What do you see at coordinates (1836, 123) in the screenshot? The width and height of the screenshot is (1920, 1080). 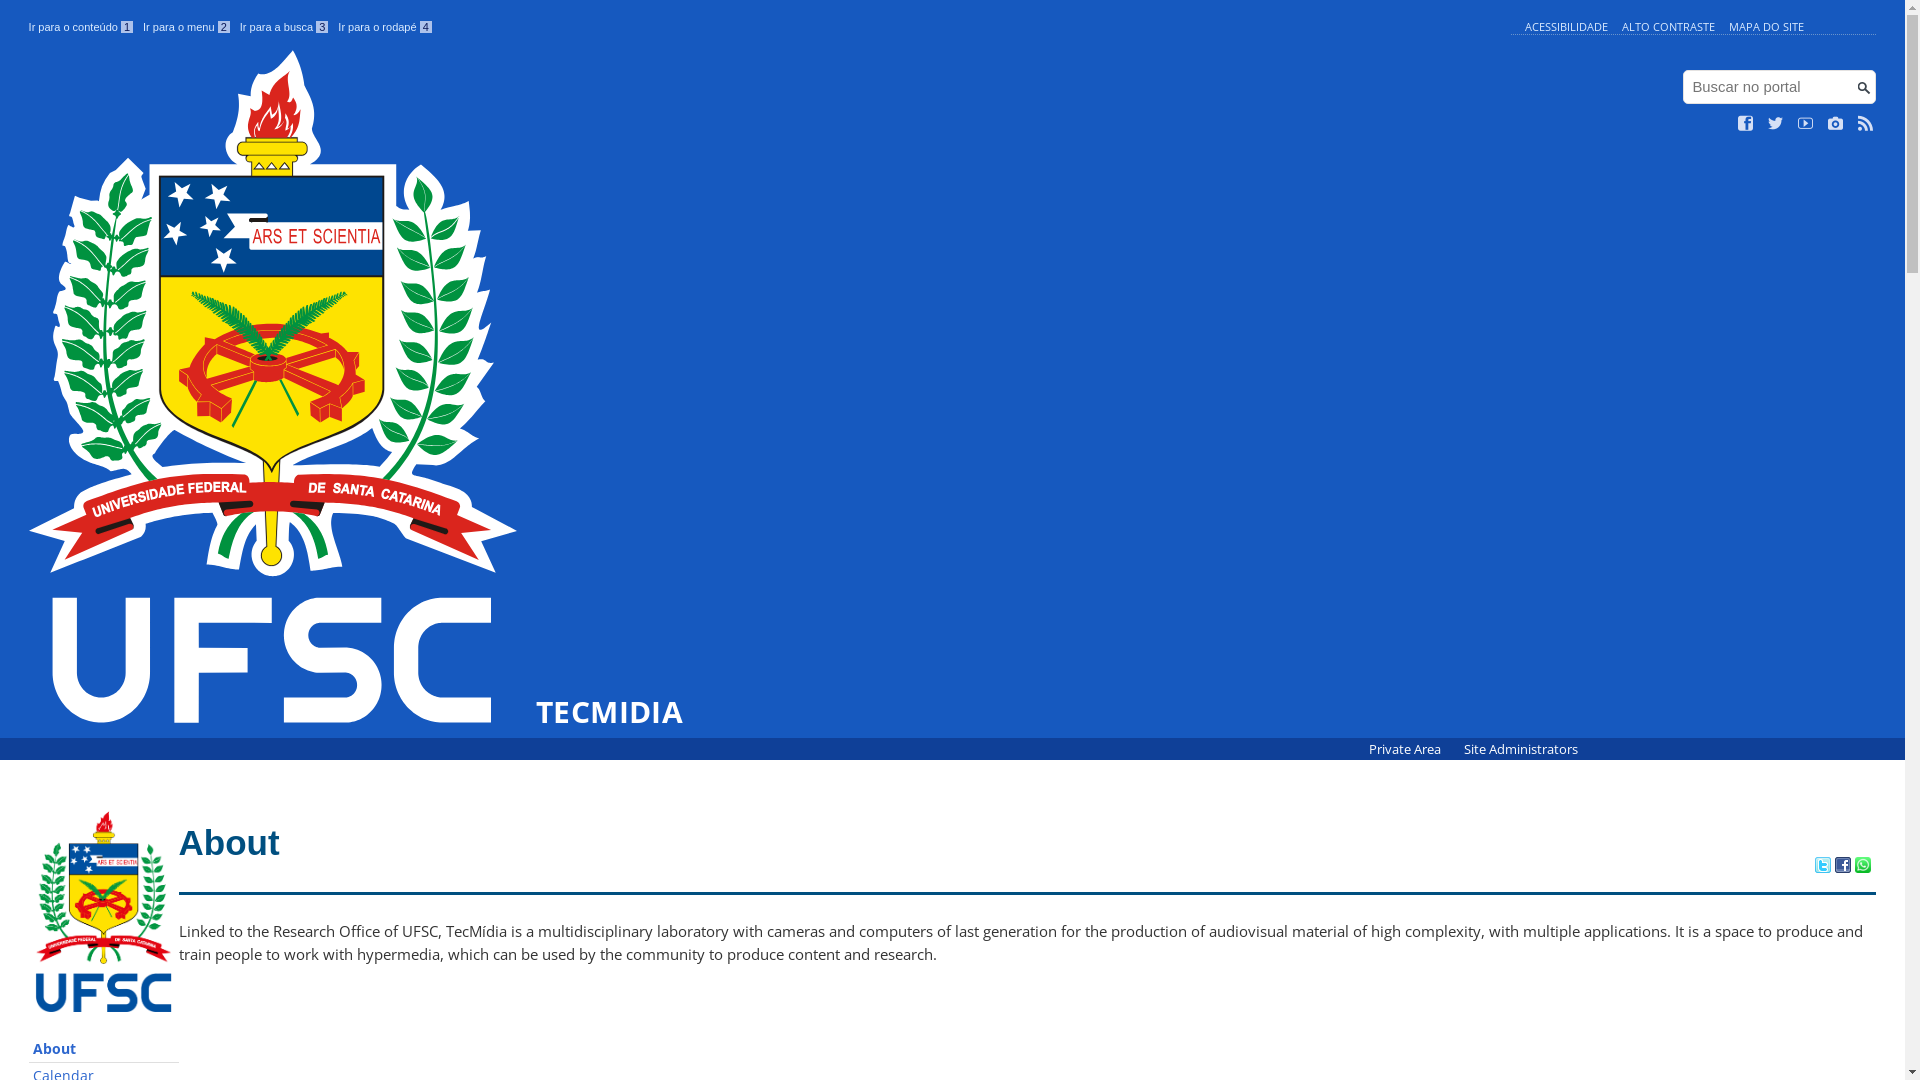 I see `'Veja no Instagram'` at bounding box center [1836, 123].